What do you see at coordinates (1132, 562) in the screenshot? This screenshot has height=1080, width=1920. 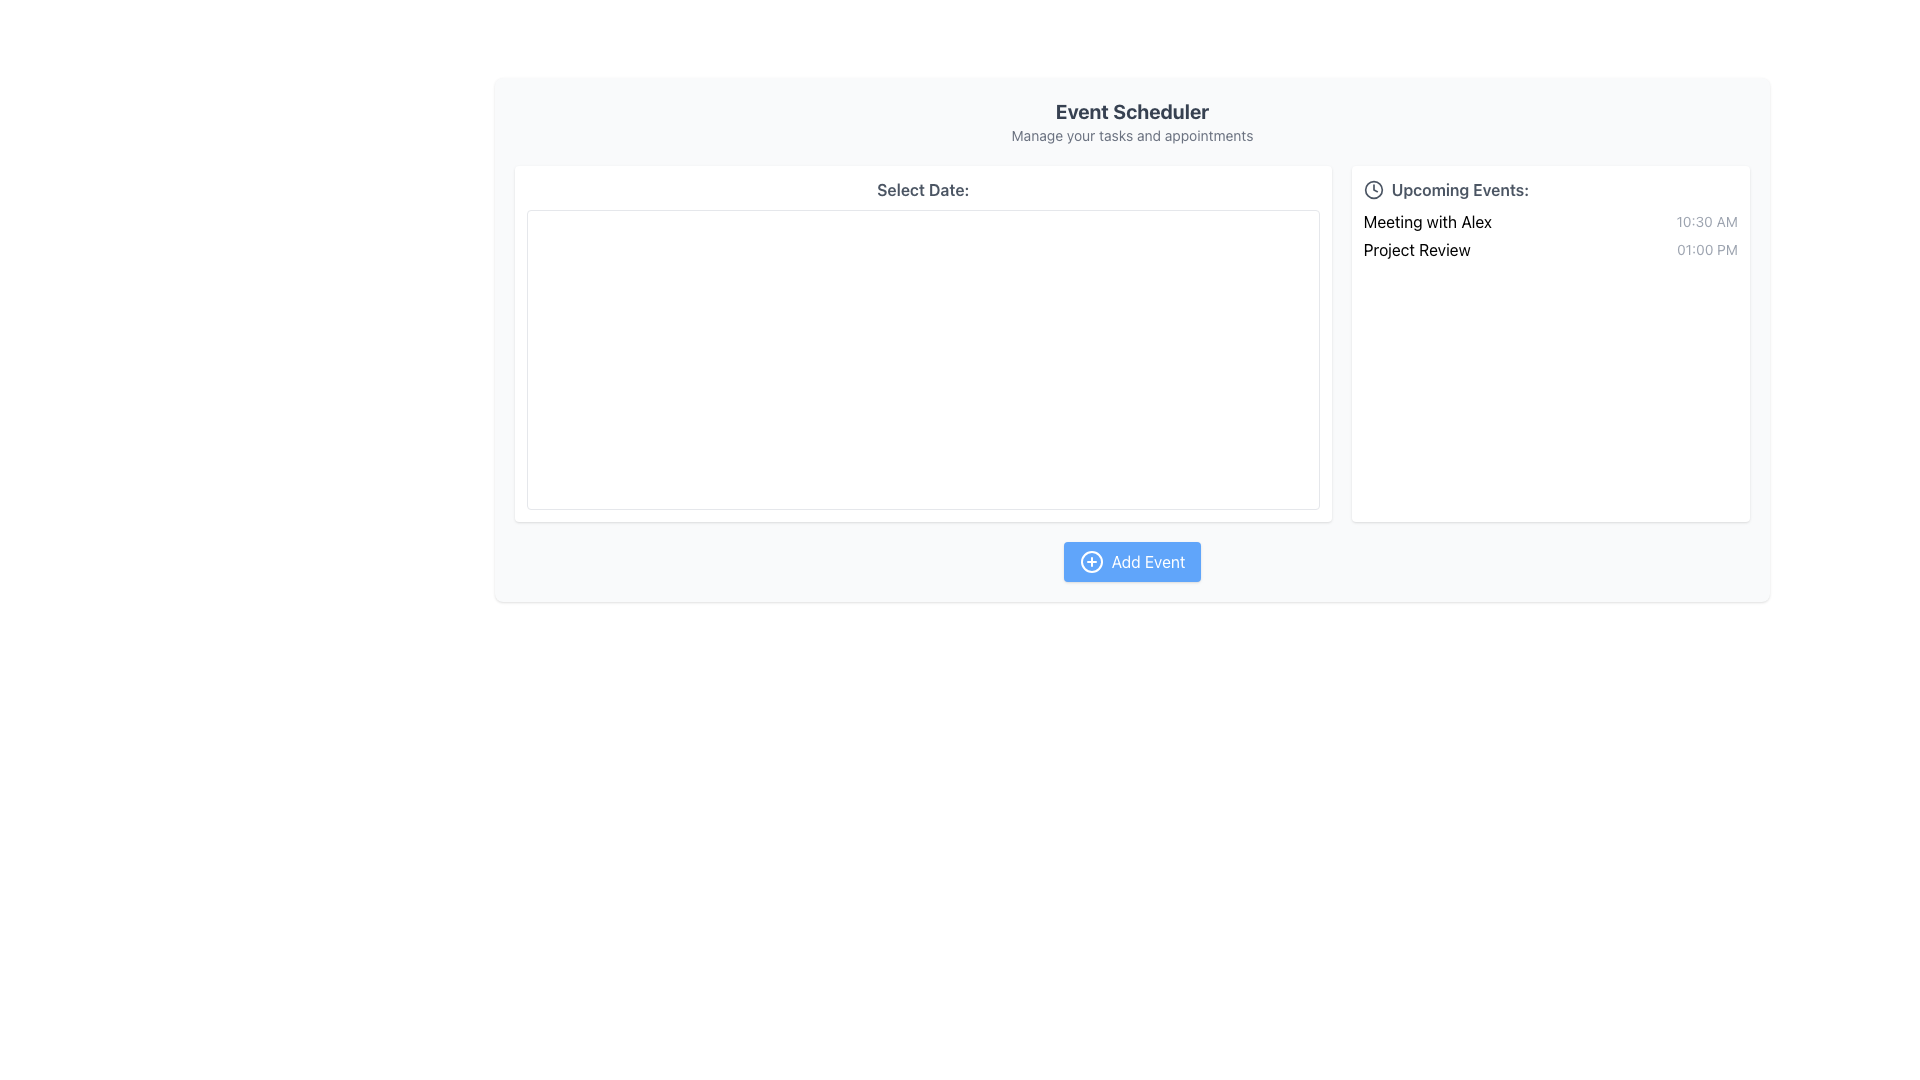 I see `the blue rounded button labeled 'Add Event' to observe the color change effect when the mouse is placed over it` at bounding box center [1132, 562].